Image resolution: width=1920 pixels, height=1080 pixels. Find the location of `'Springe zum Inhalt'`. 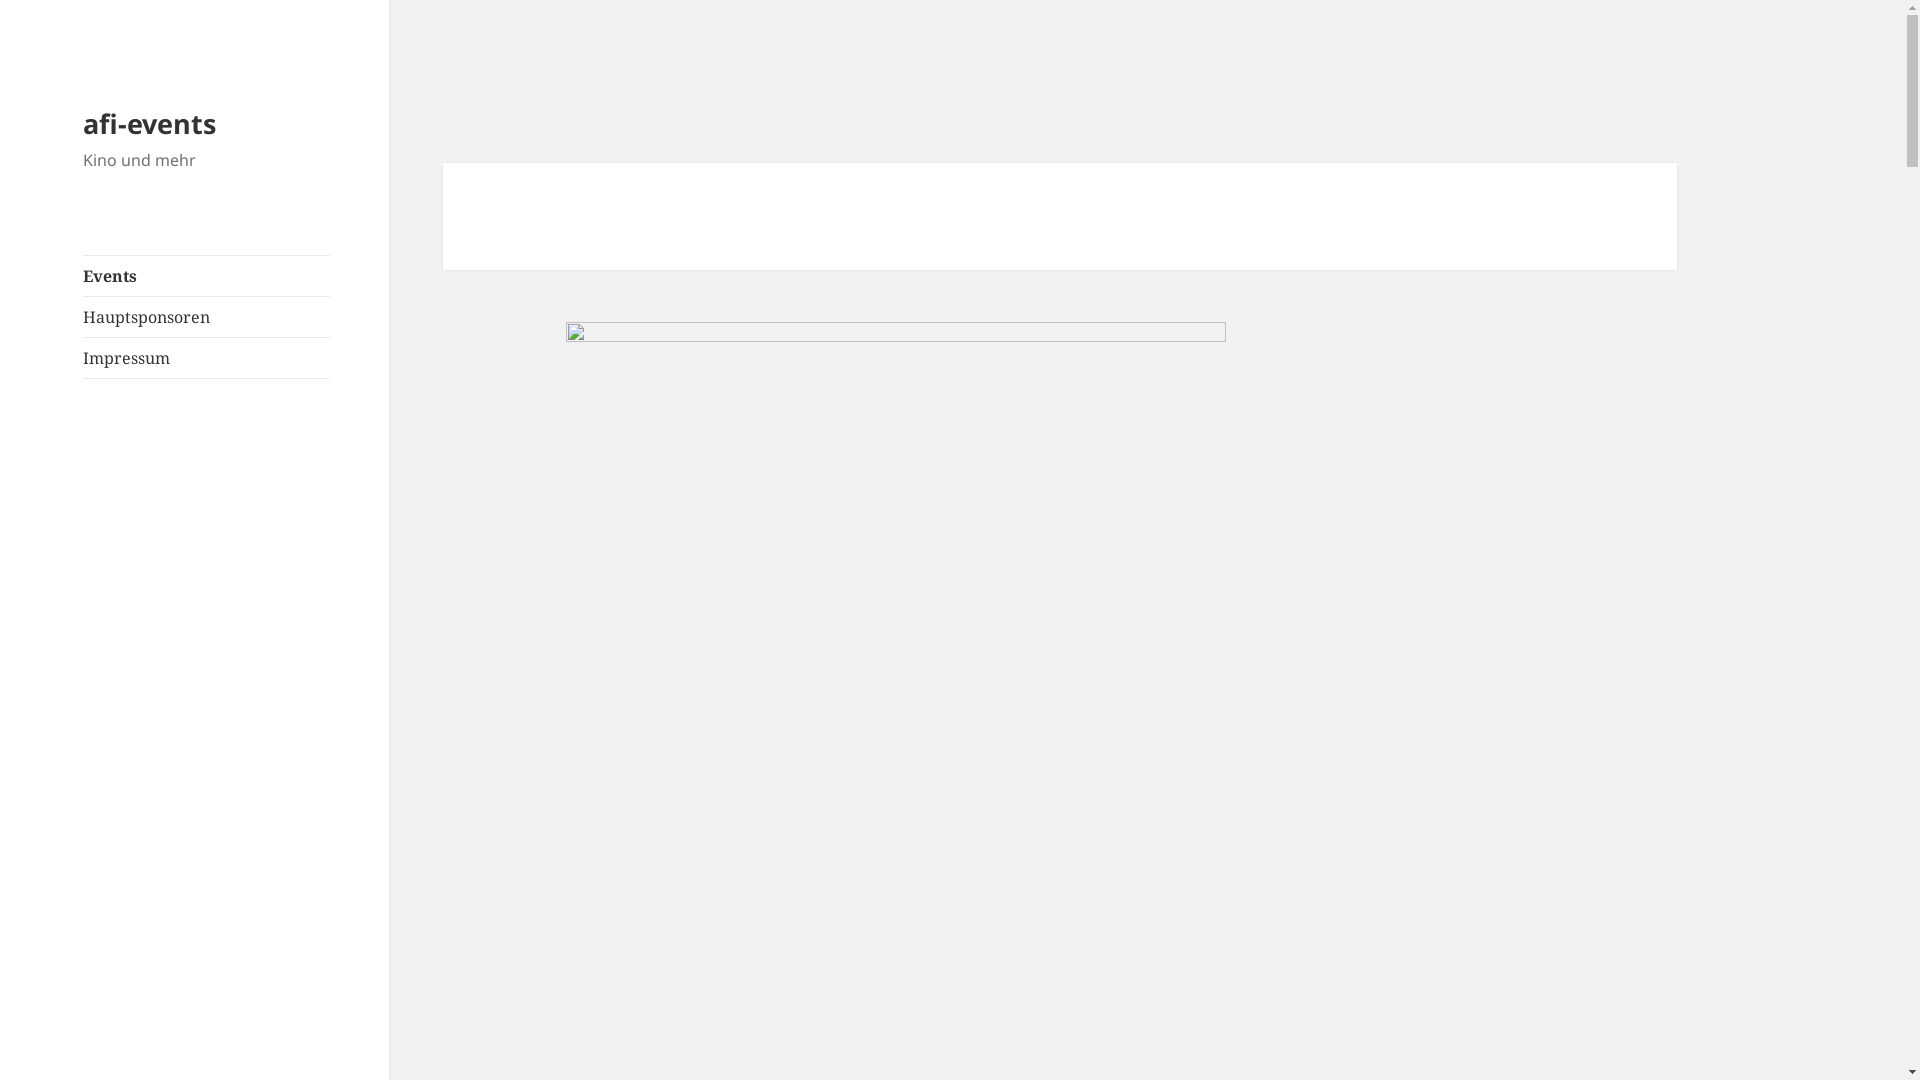

'Springe zum Inhalt' is located at coordinates (0, 0).